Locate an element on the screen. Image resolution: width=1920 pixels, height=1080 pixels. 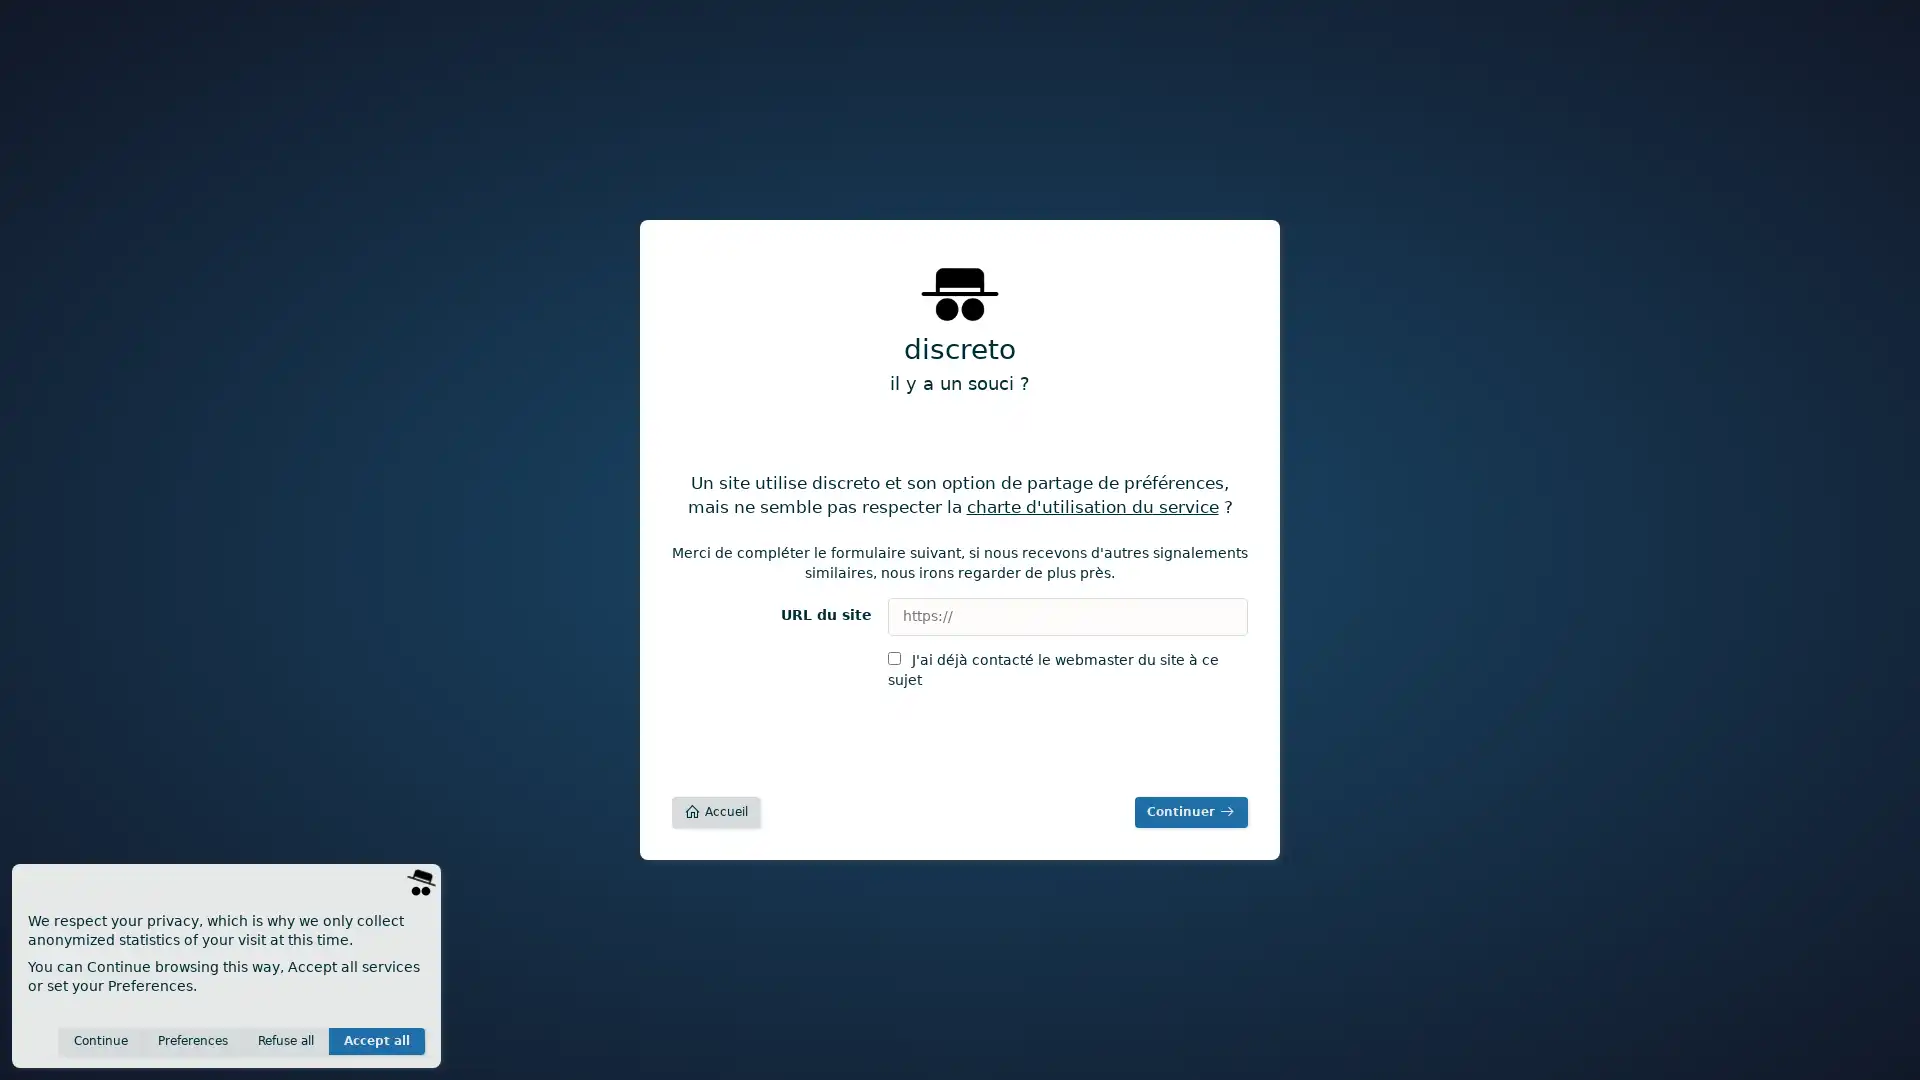
Preferences is located at coordinates (192, 1040).